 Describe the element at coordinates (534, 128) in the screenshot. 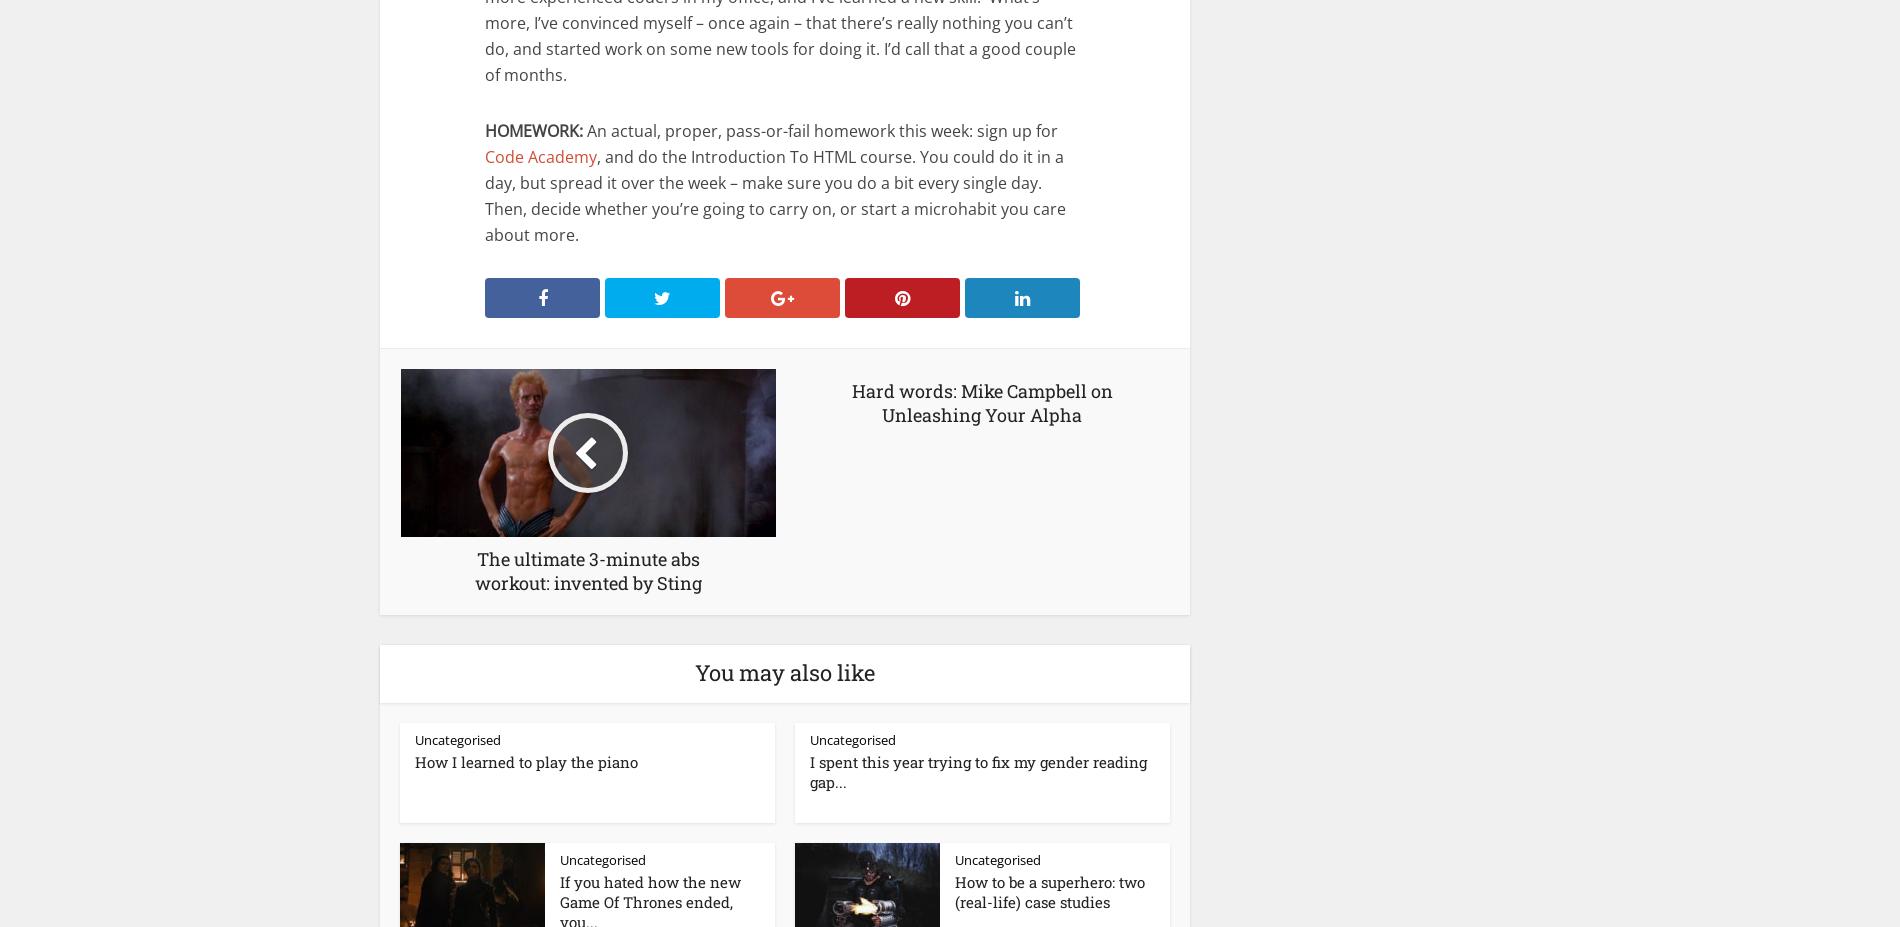

I see `'HOMEWORK:'` at that location.